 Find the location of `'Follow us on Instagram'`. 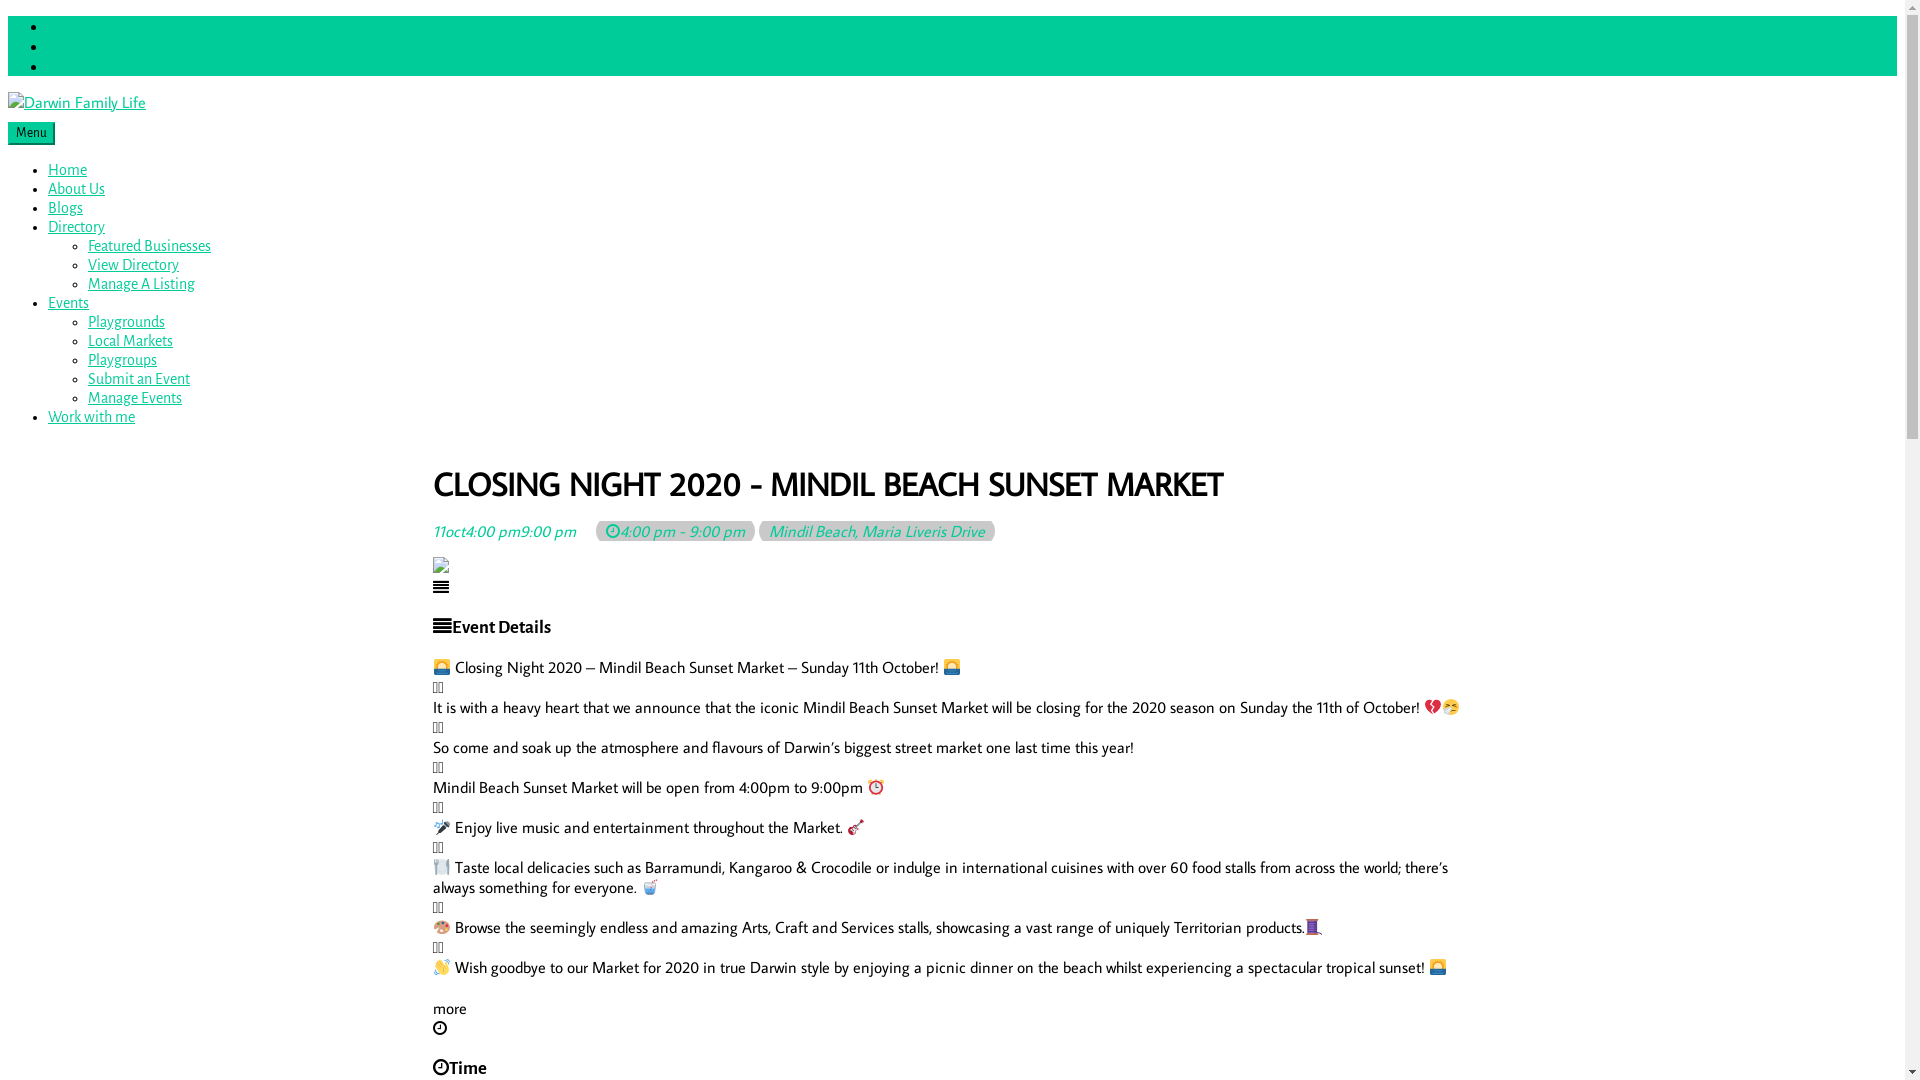

'Follow us on Instagram' is located at coordinates (121, 64).